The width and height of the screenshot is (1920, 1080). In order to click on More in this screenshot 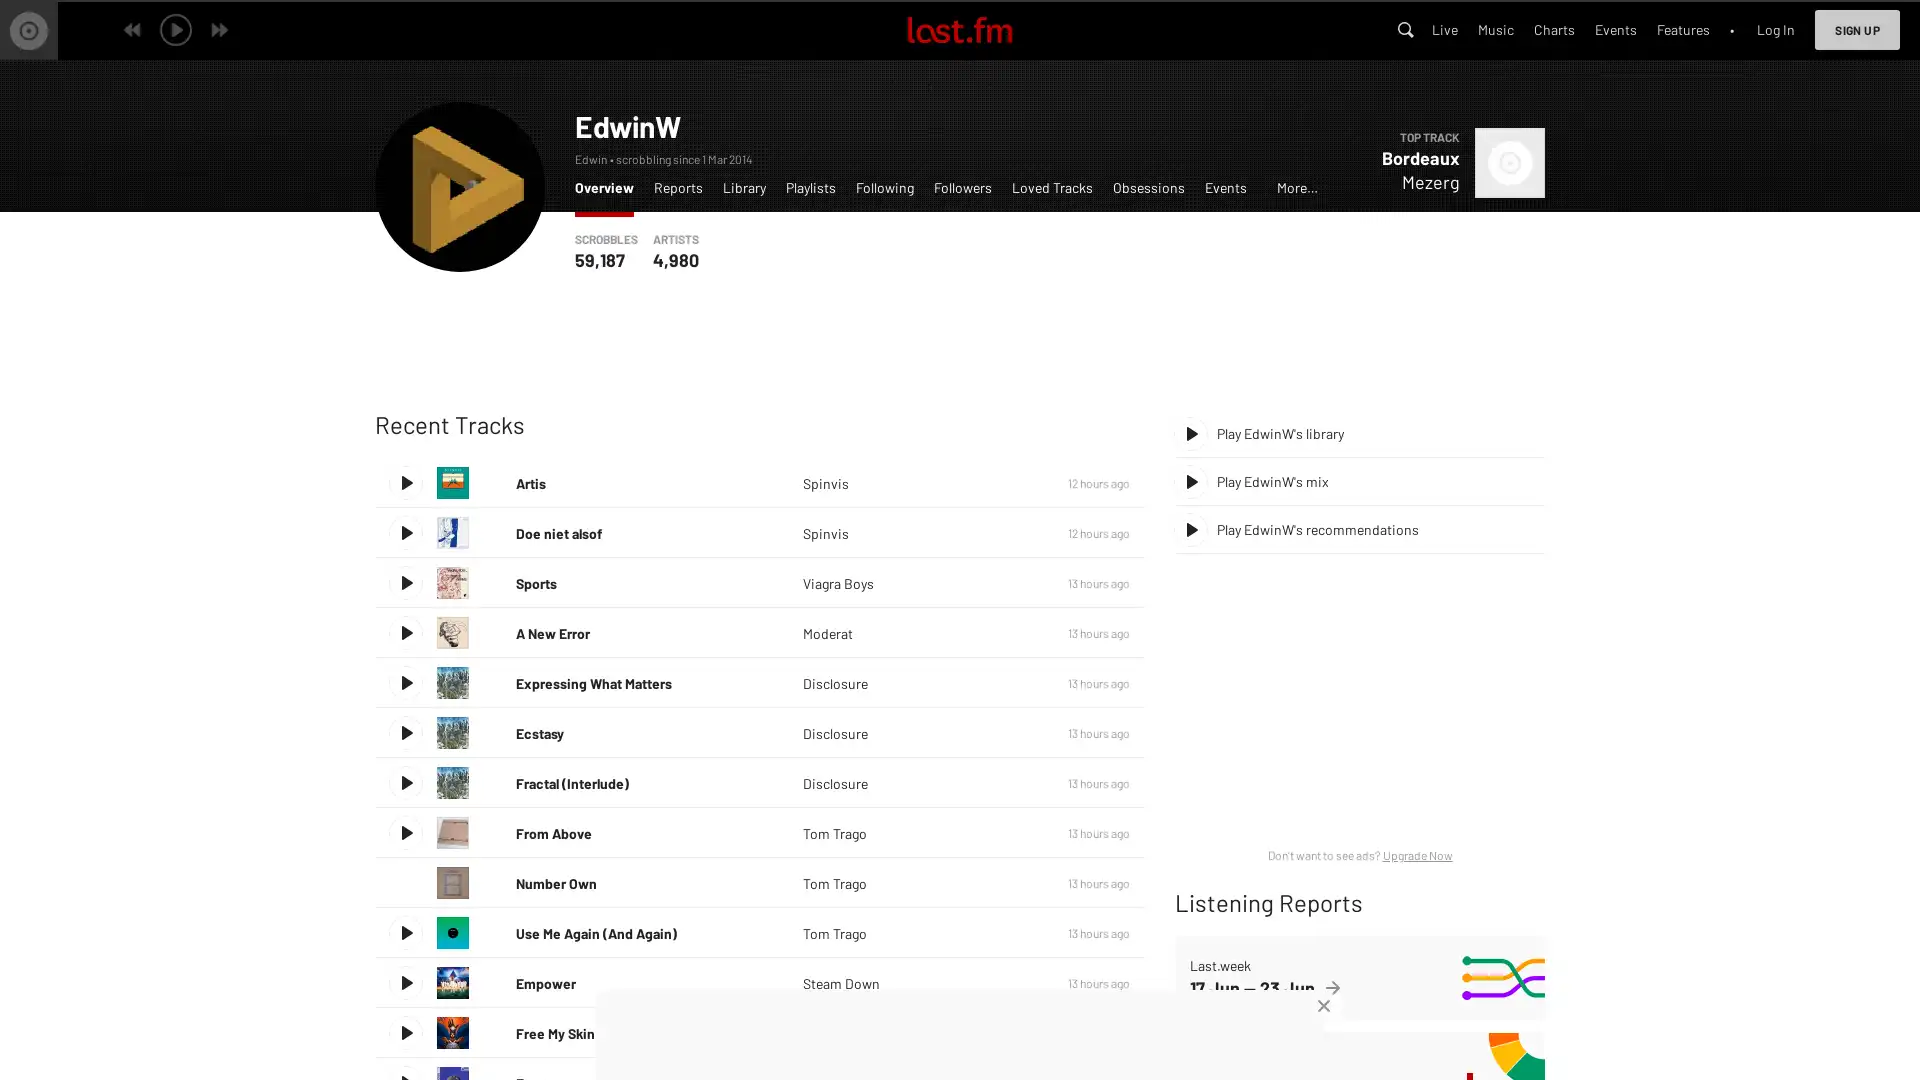, I will do `click(1008, 582)`.